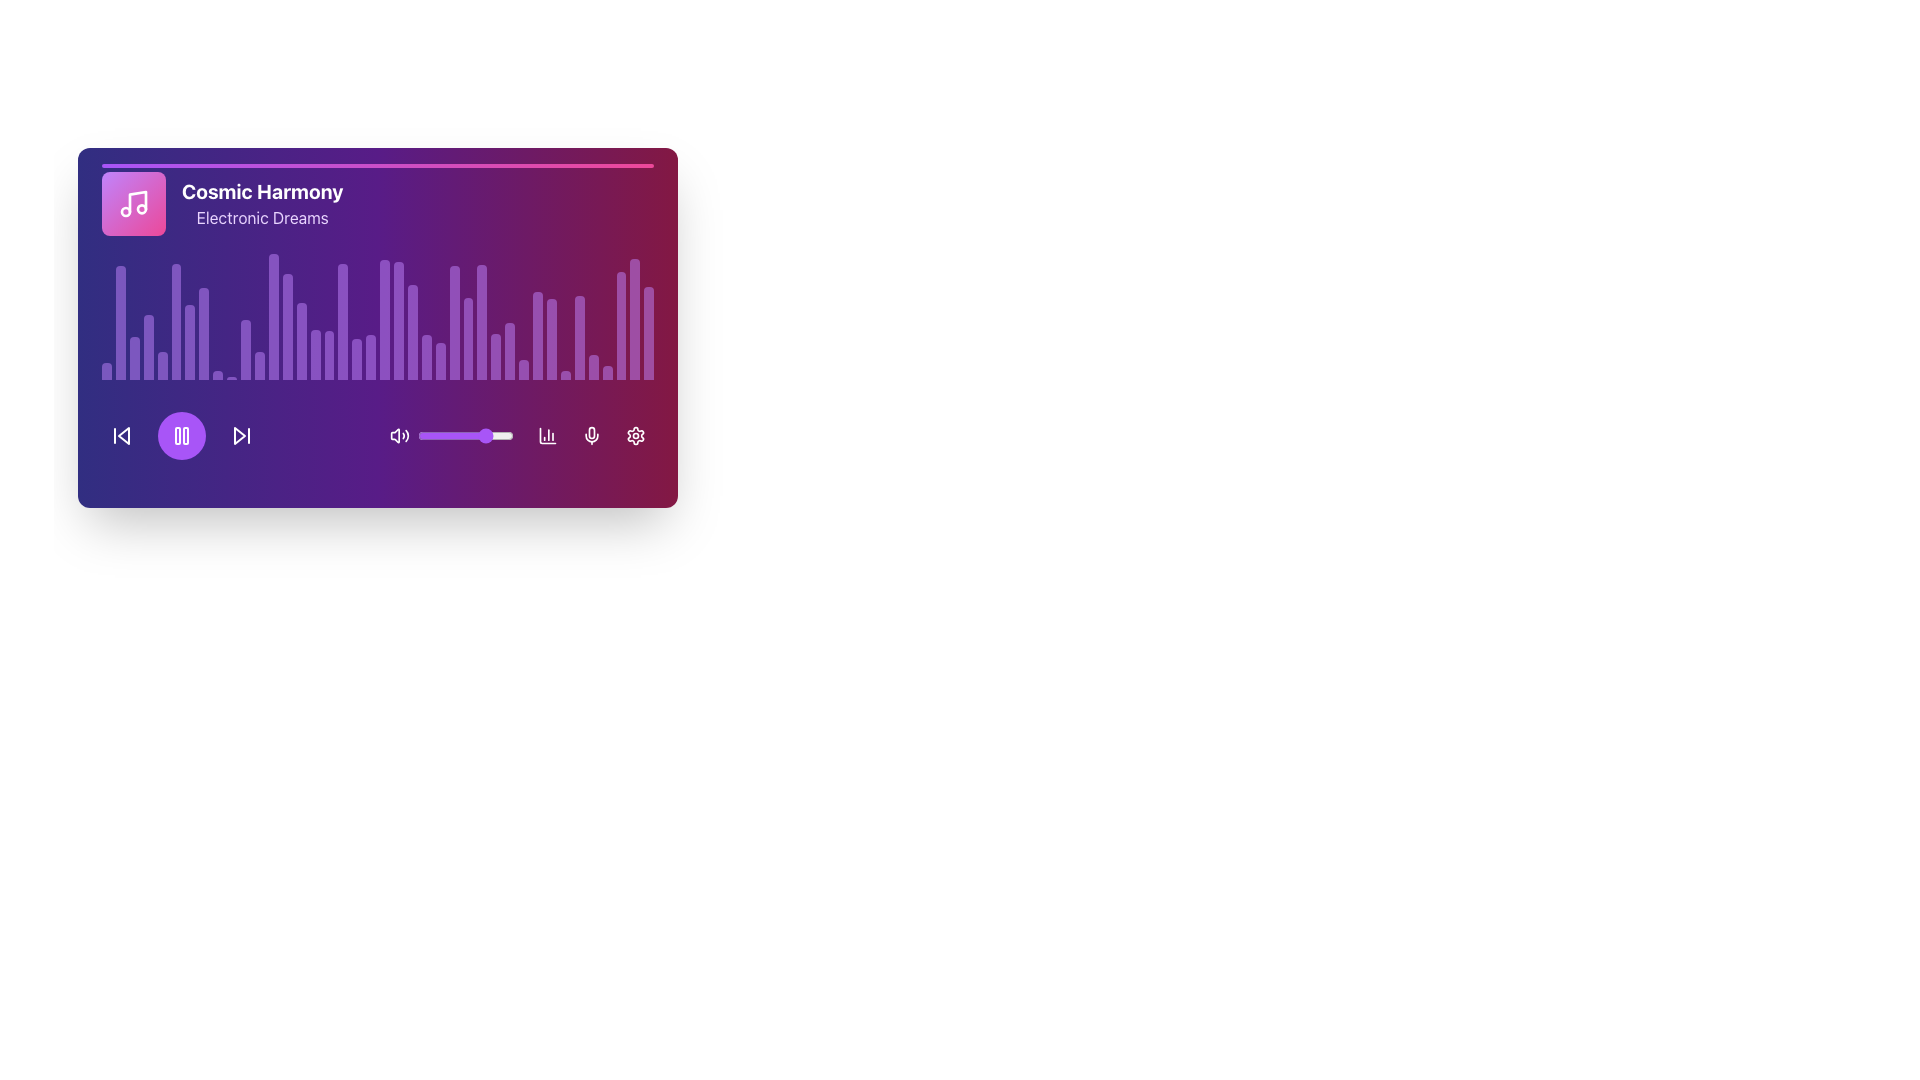 This screenshot has width=1920, height=1080. Describe the element at coordinates (133, 204) in the screenshot. I see `the musical note icon with a dynamic outline, located in the top-left section of the media control interface, next to the text 'Cosmic Harmony'` at that location.